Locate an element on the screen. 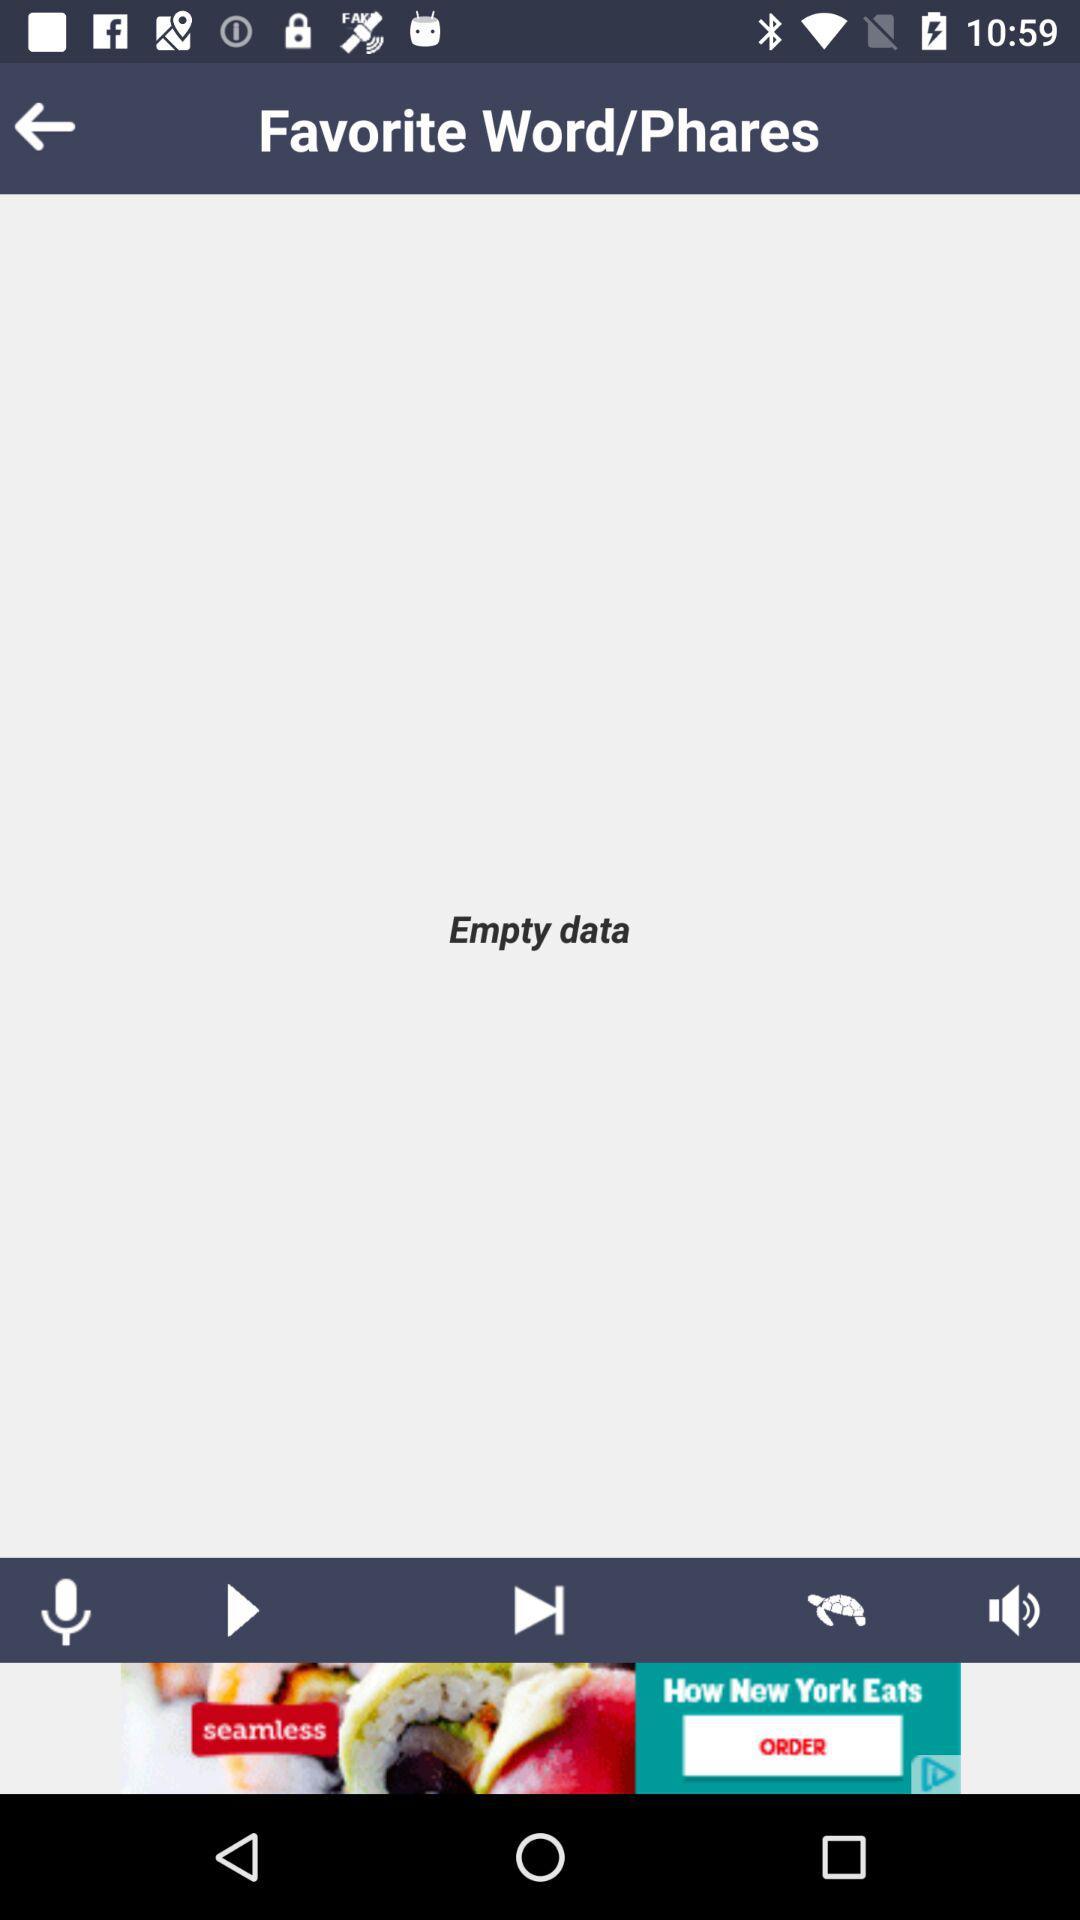 The height and width of the screenshot is (1920, 1080). volume option is located at coordinates (1014, 1610).